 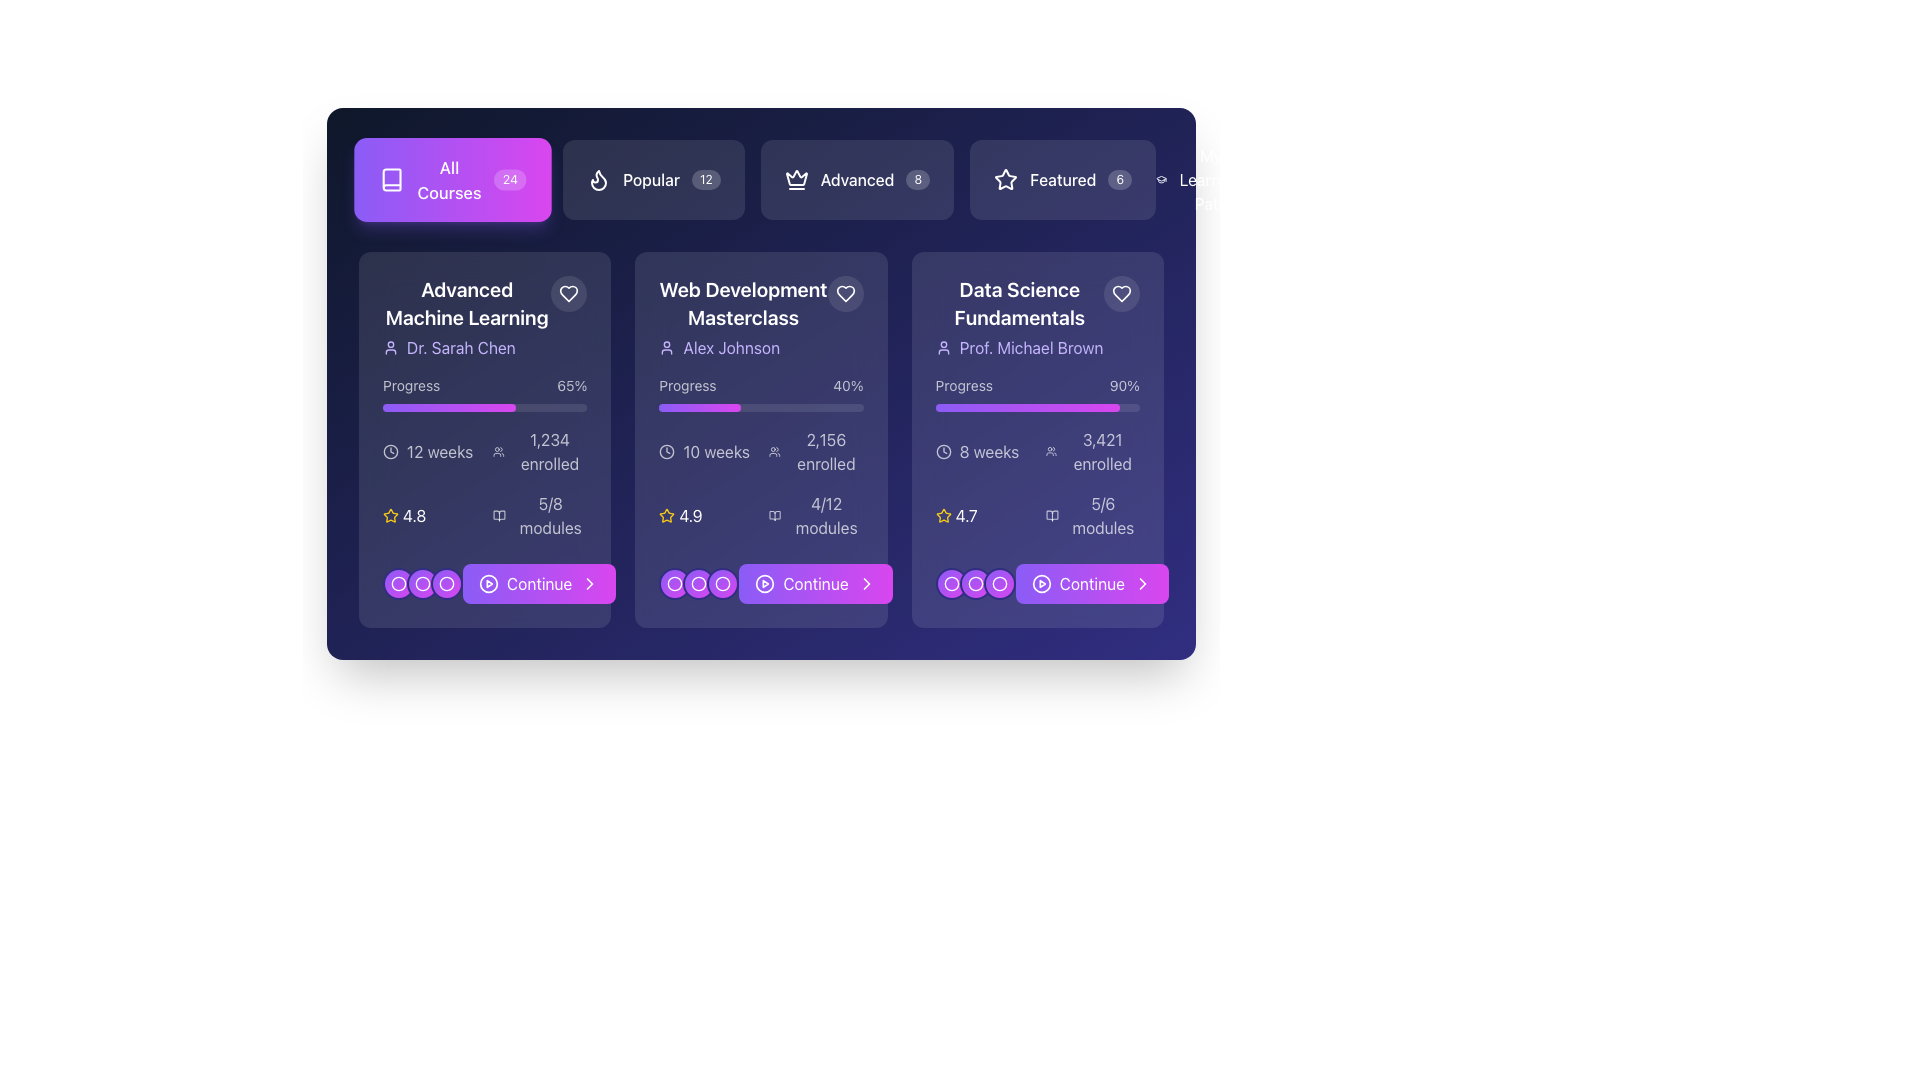 What do you see at coordinates (826, 515) in the screenshot?
I see `the static text display that shows '4/12 modules', which is located at the bottom-middle section of the second course card` at bounding box center [826, 515].